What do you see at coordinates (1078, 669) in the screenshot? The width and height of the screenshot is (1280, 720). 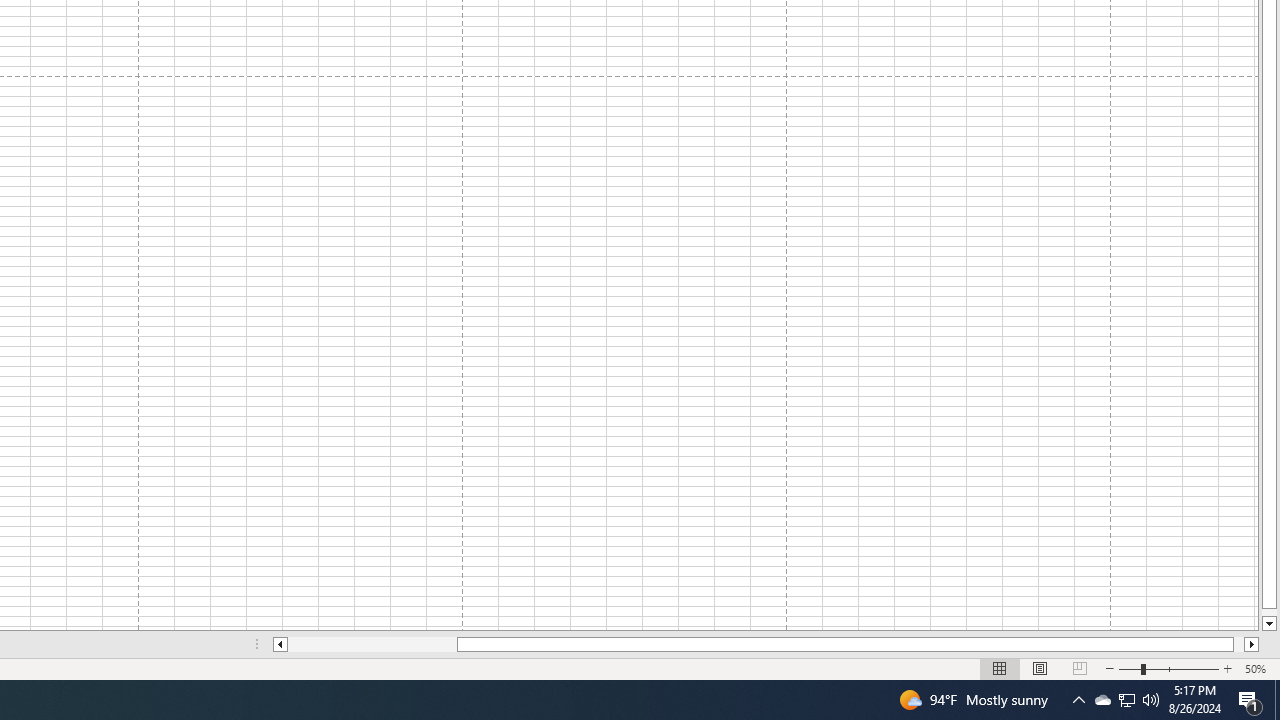 I see `'Page Break Preview'` at bounding box center [1078, 669].